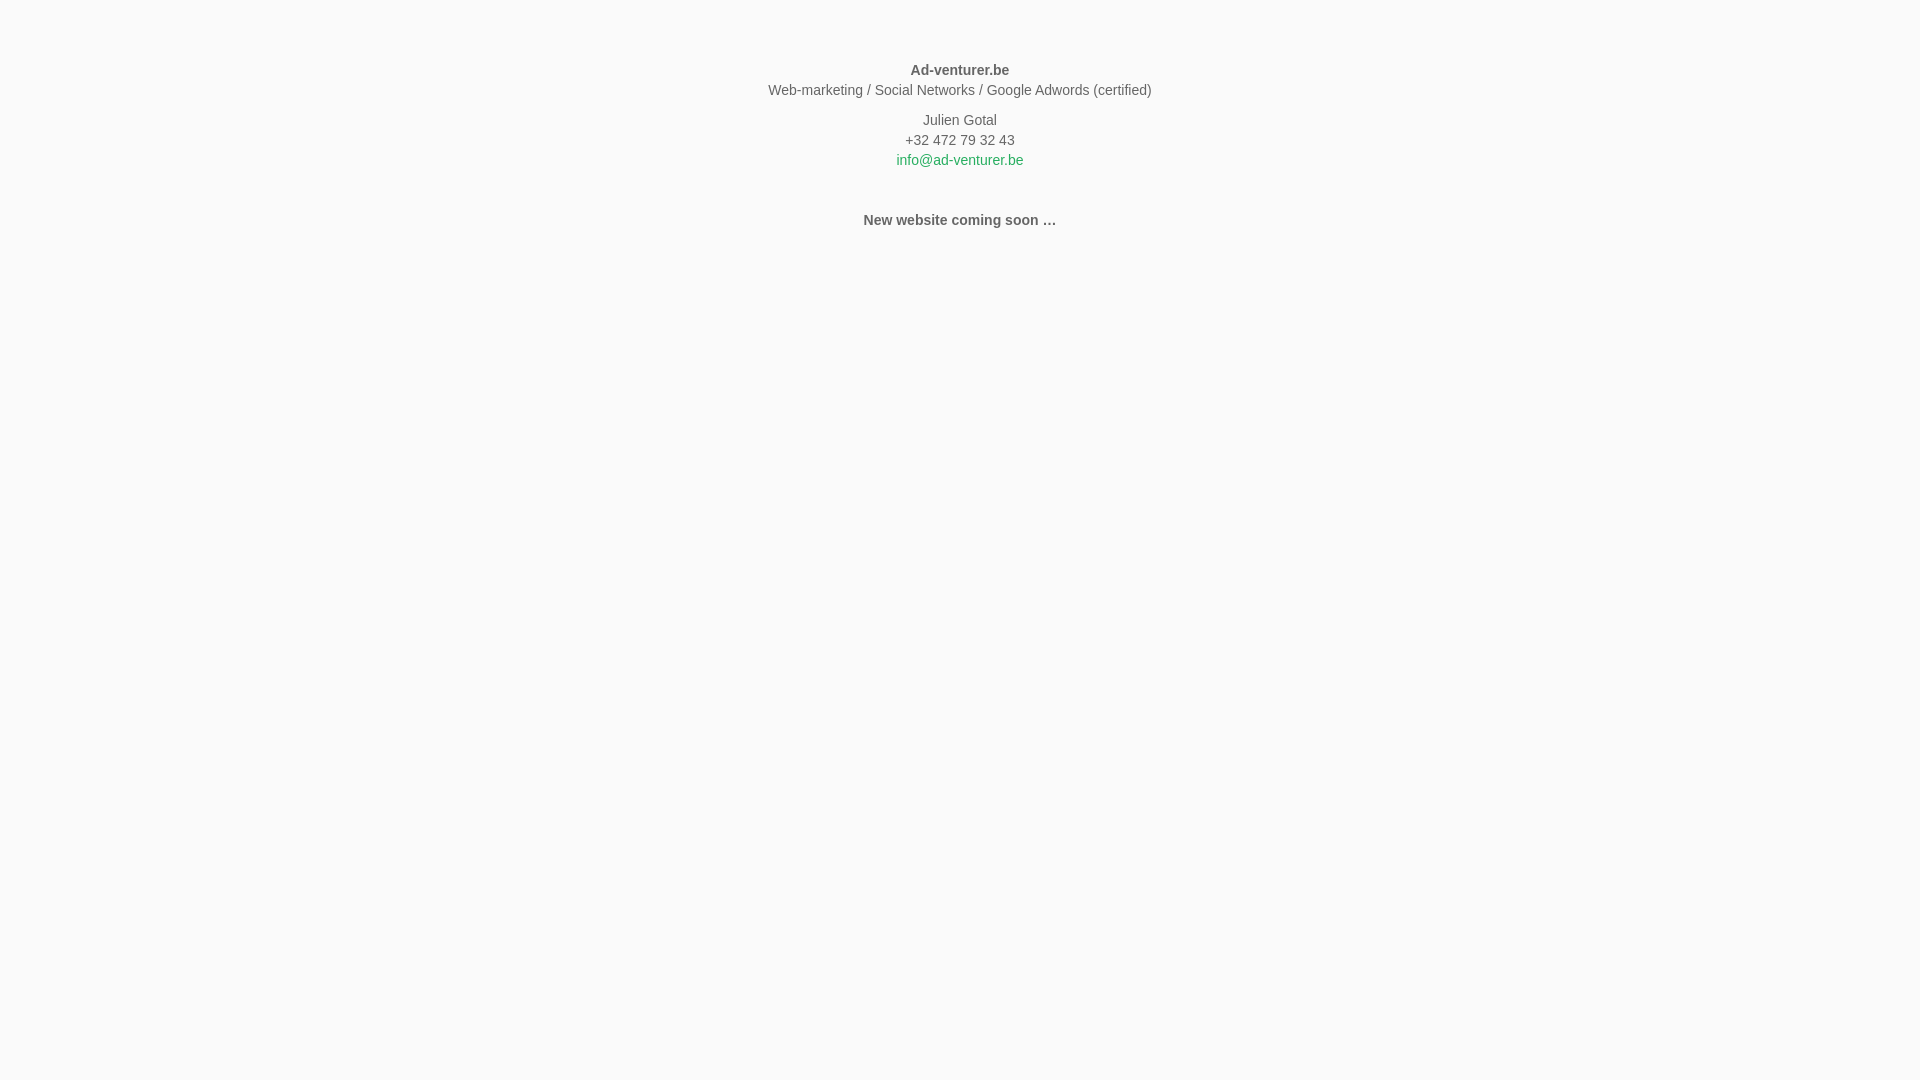  What do you see at coordinates (958, 158) in the screenshot?
I see `'info@ad-venturer.be'` at bounding box center [958, 158].